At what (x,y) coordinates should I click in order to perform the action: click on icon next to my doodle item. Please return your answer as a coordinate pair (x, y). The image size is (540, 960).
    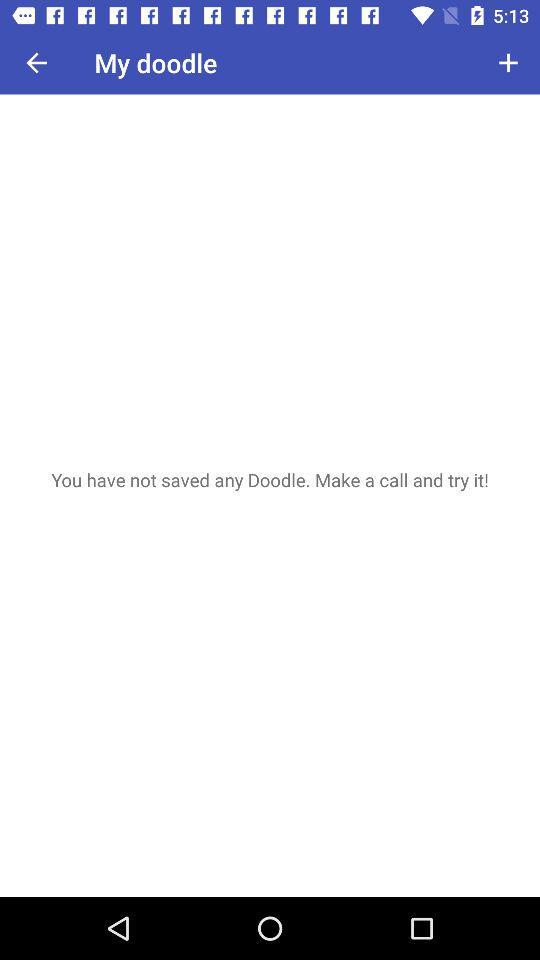
    Looking at the image, I should click on (508, 62).